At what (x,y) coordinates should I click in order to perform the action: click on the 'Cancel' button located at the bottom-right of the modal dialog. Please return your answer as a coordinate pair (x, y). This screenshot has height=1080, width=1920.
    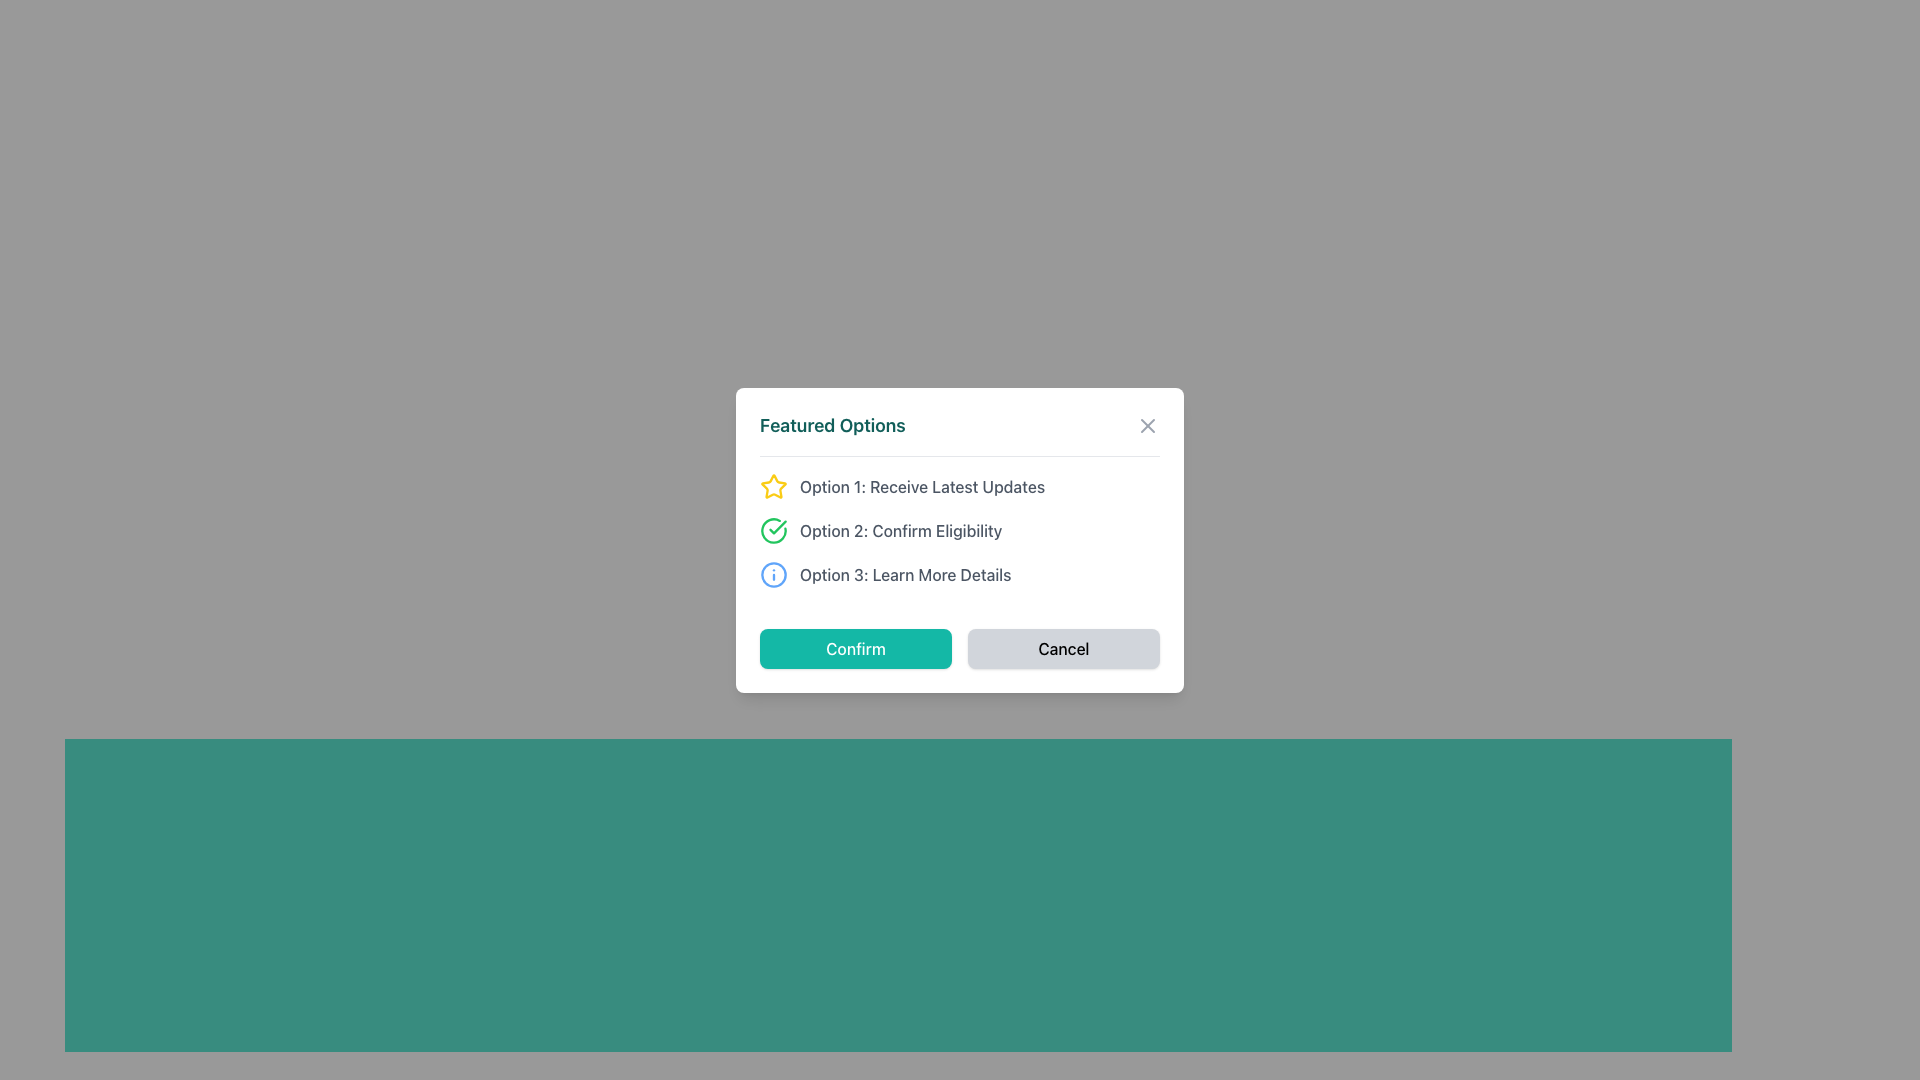
    Looking at the image, I should click on (1063, 648).